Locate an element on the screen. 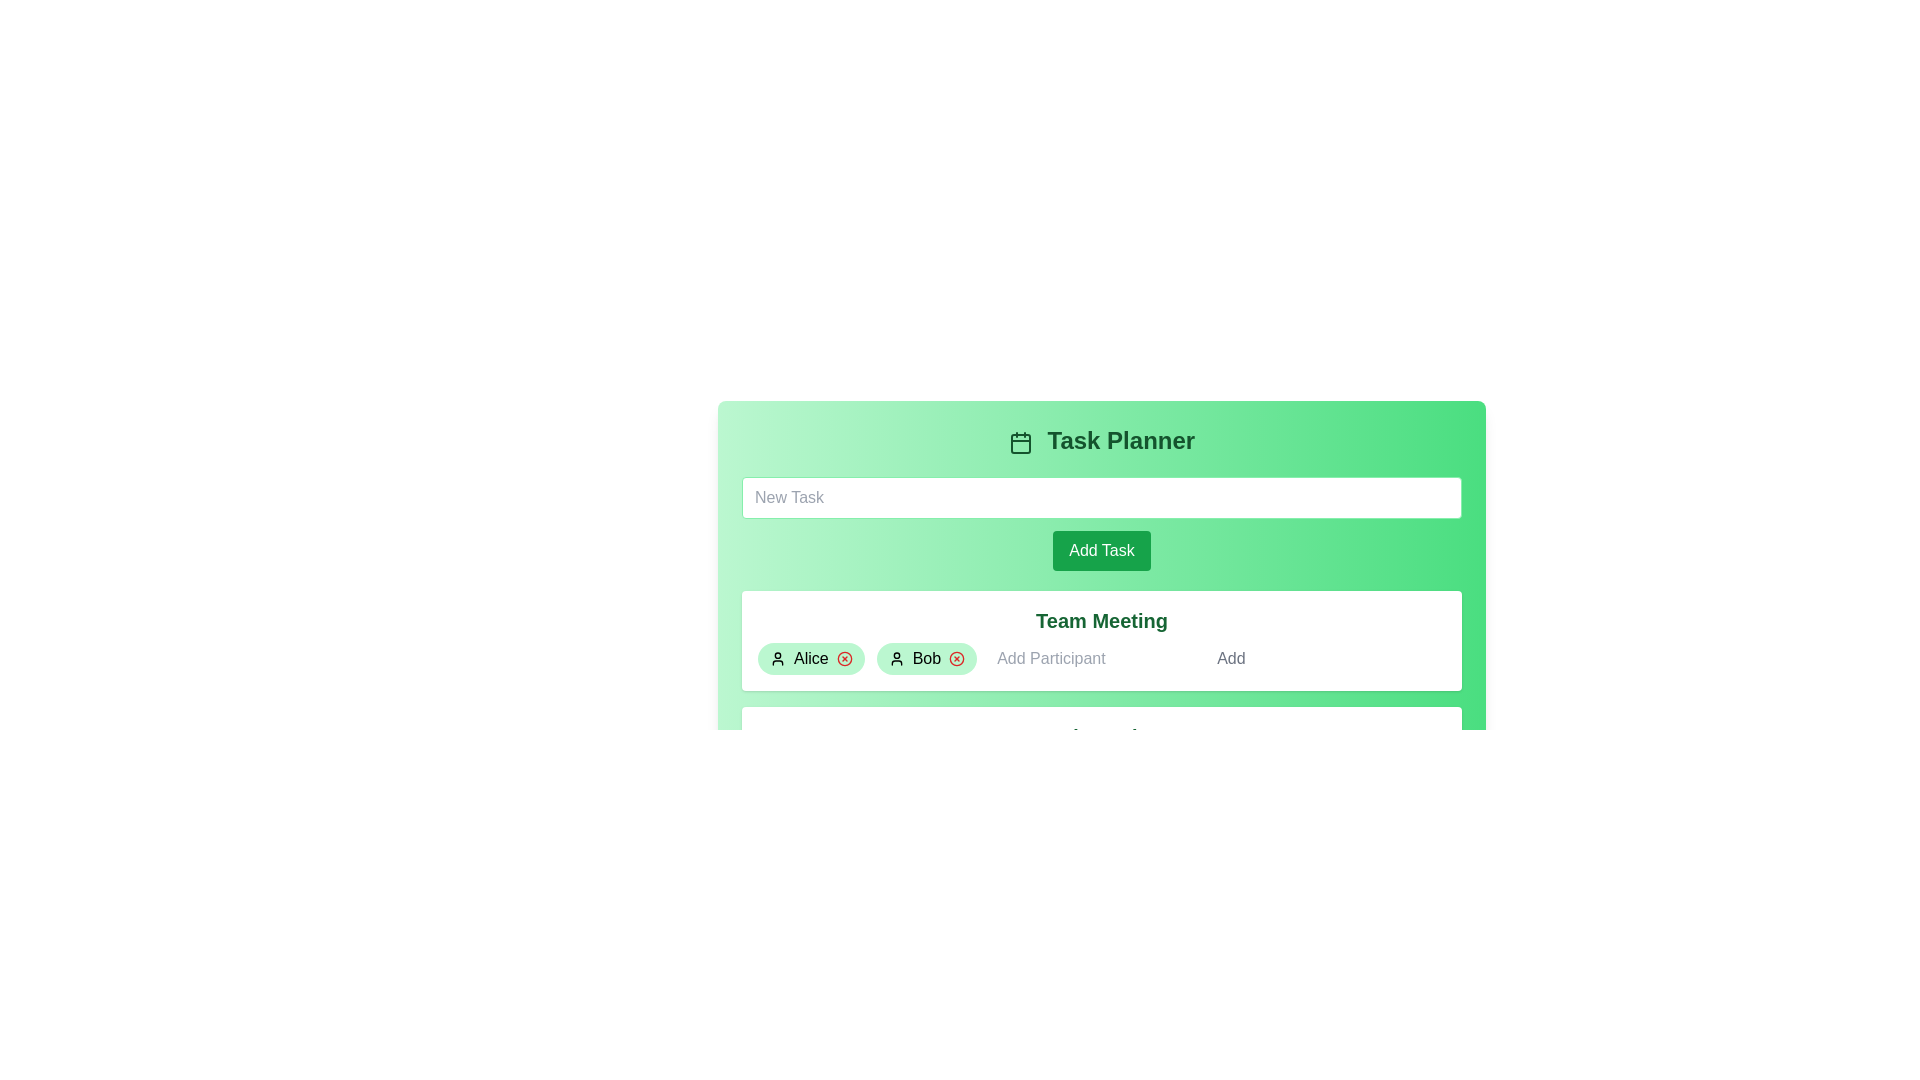 The height and width of the screenshot is (1080, 1920). the central decorative SVG element of the calendar icon, which is part of a 24x24 pixel viewbox and contributes to the visual representation of a calendar is located at coordinates (1020, 442).